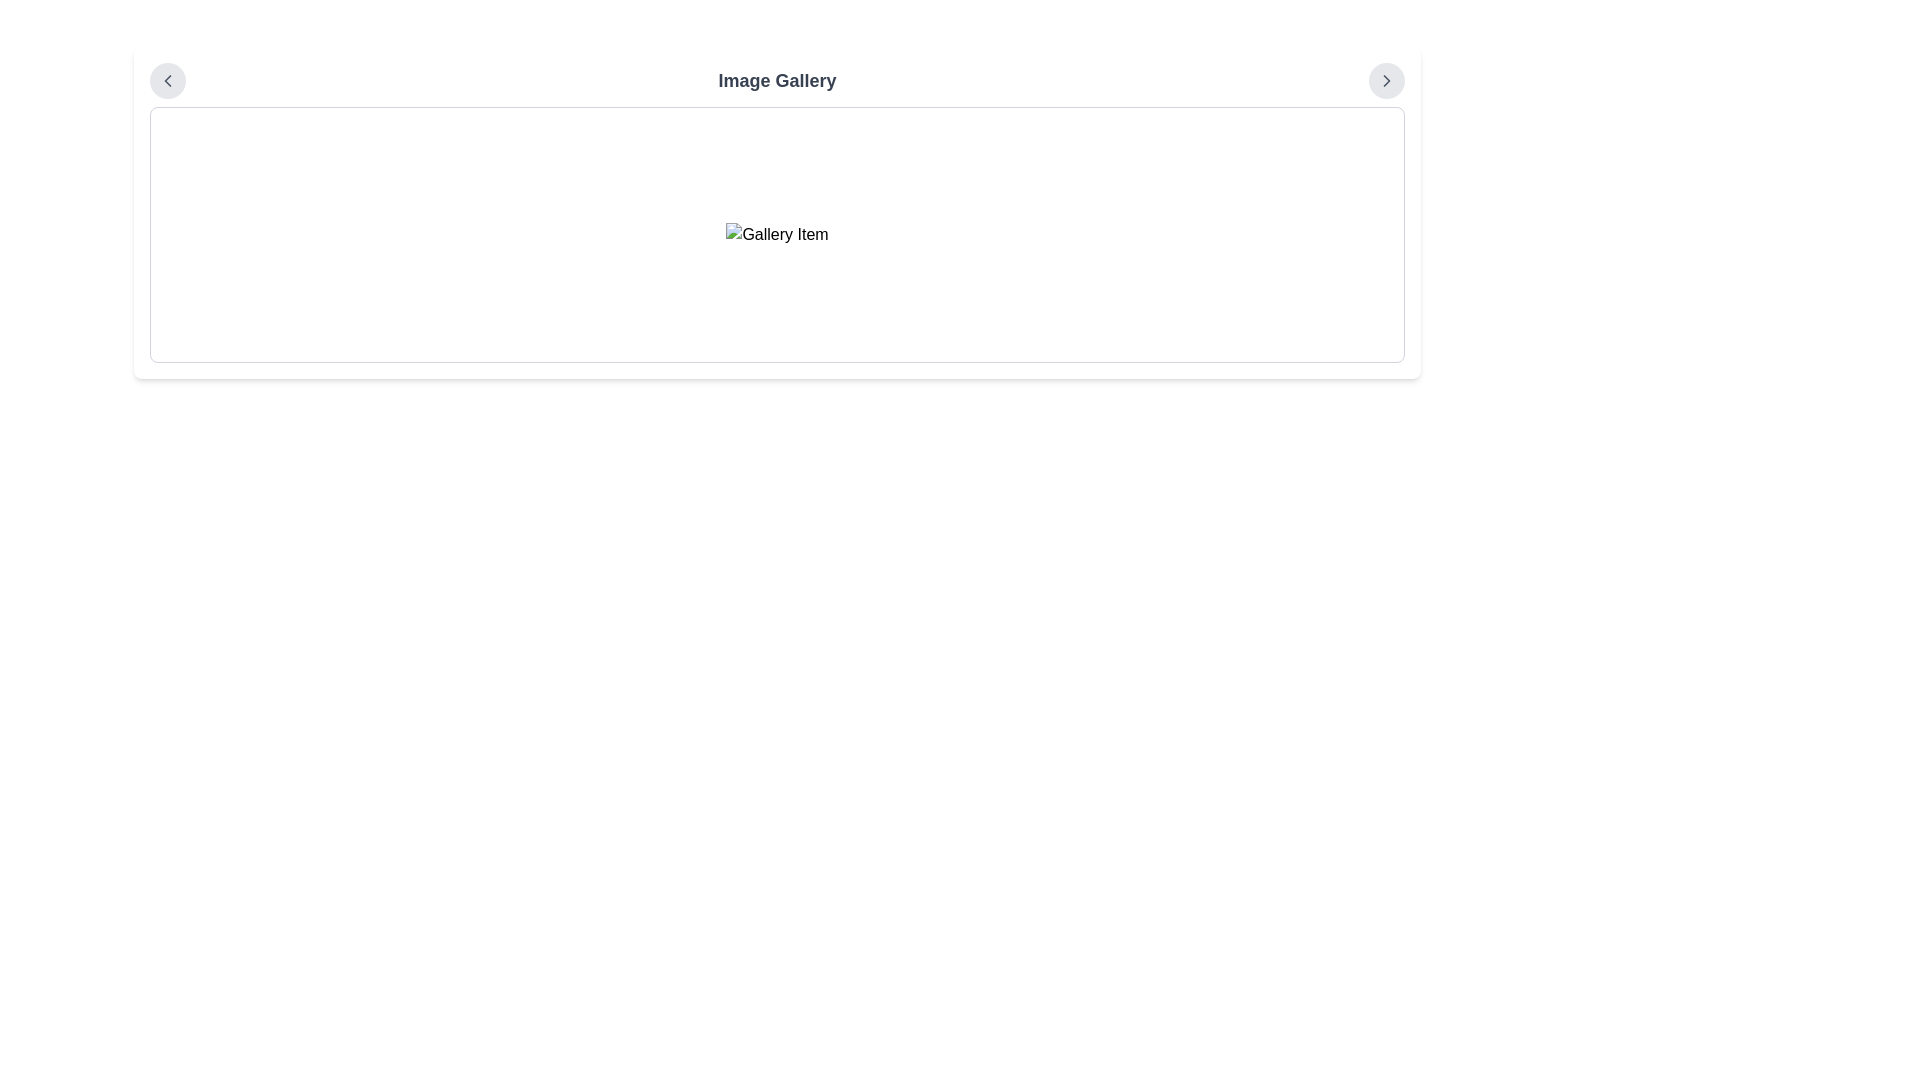 Image resolution: width=1920 pixels, height=1080 pixels. Describe the element at coordinates (1386, 80) in the screenshot. I see `the navigation icon (chevron or arrow) located in the upper-right corner of the panel next to the title 'Image Gallery'` at that location.